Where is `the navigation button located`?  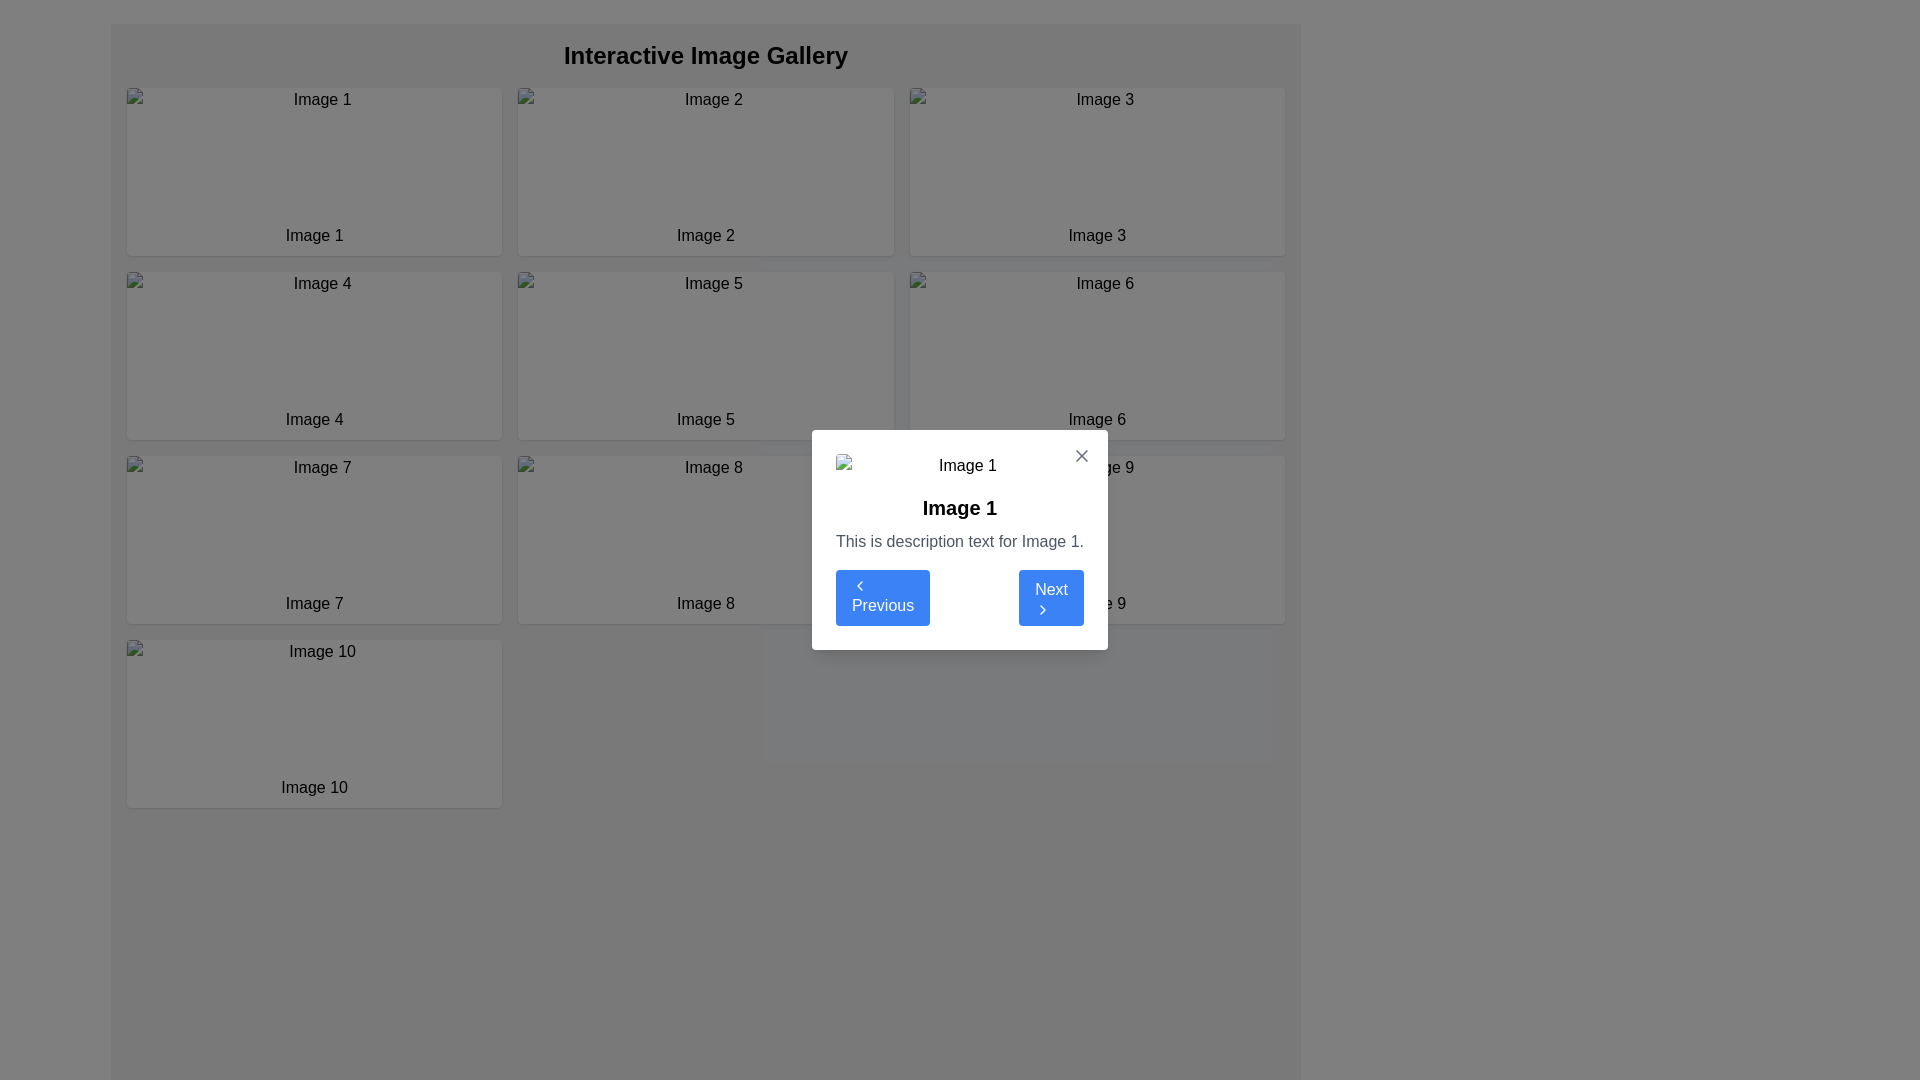
the navigation button located is located at coordinates (1050, 596).